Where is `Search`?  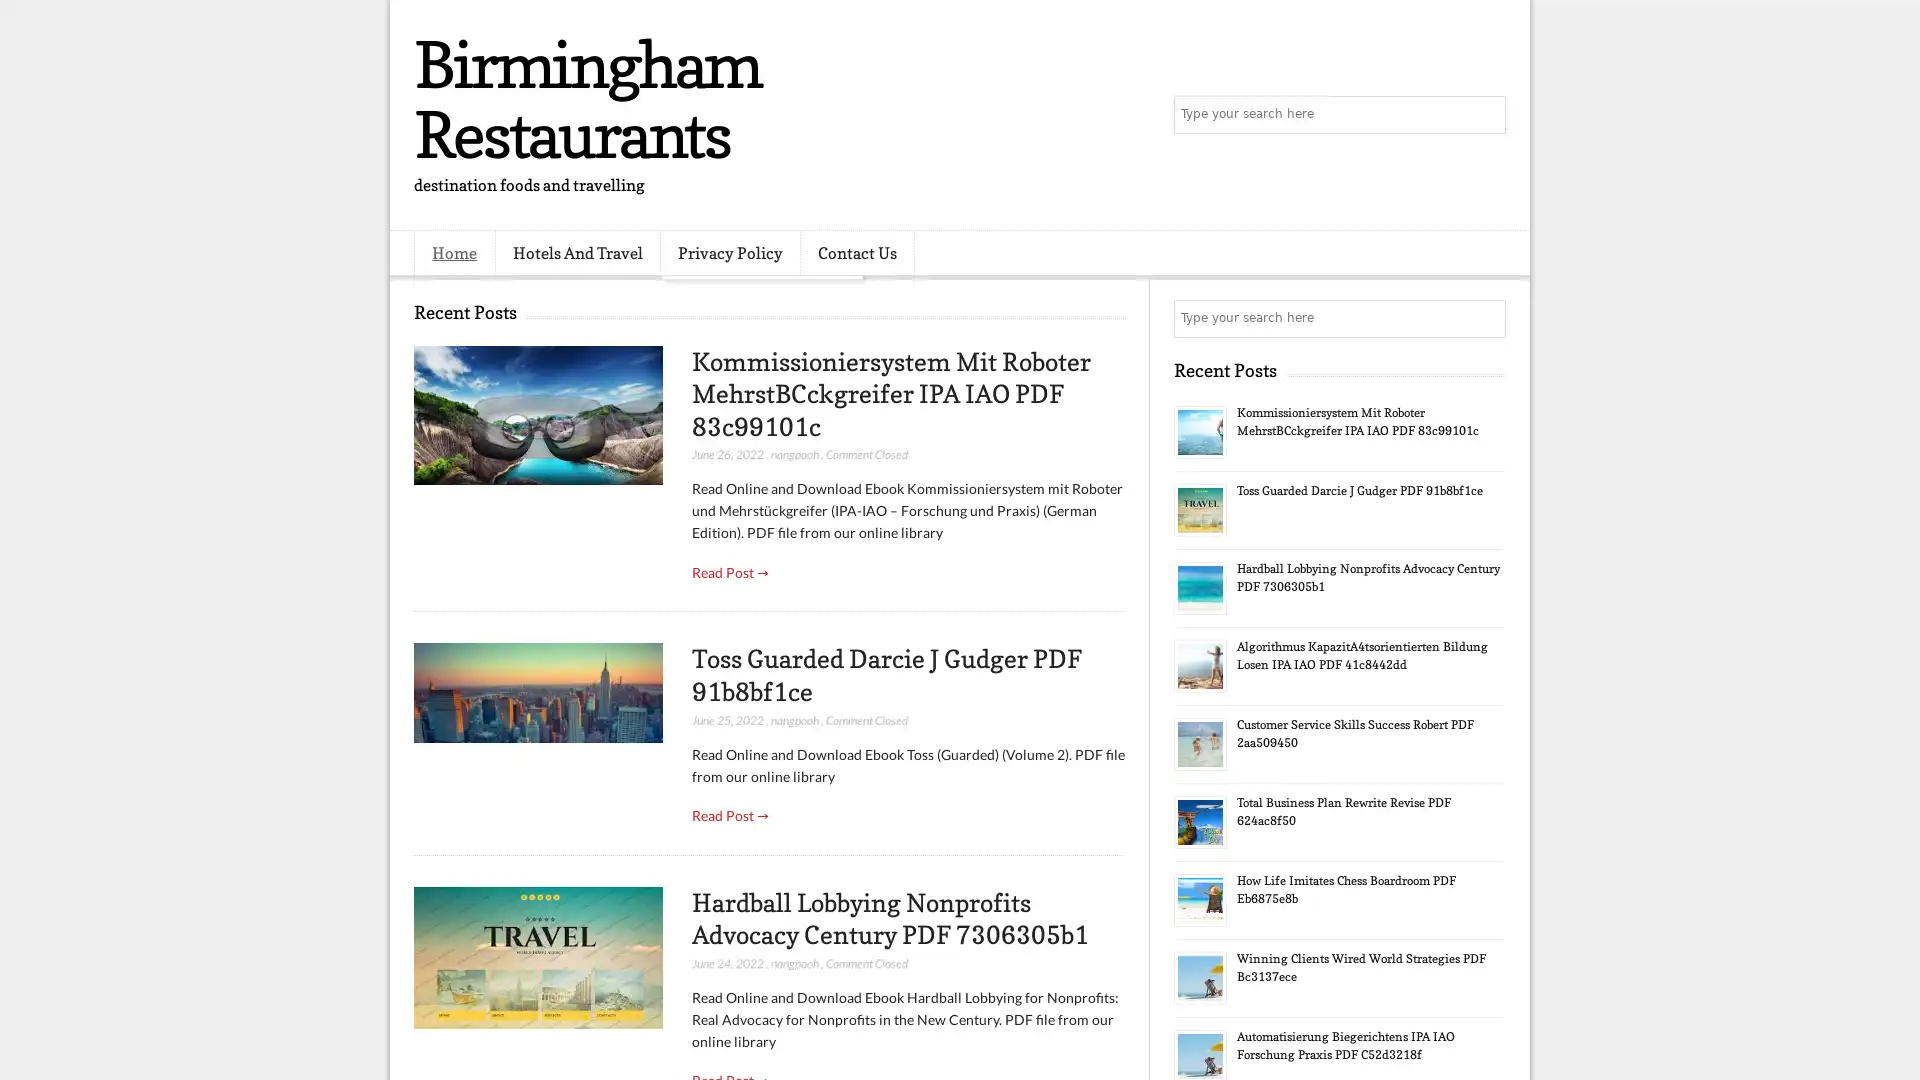 Search is located at coordinates (1485, 115).